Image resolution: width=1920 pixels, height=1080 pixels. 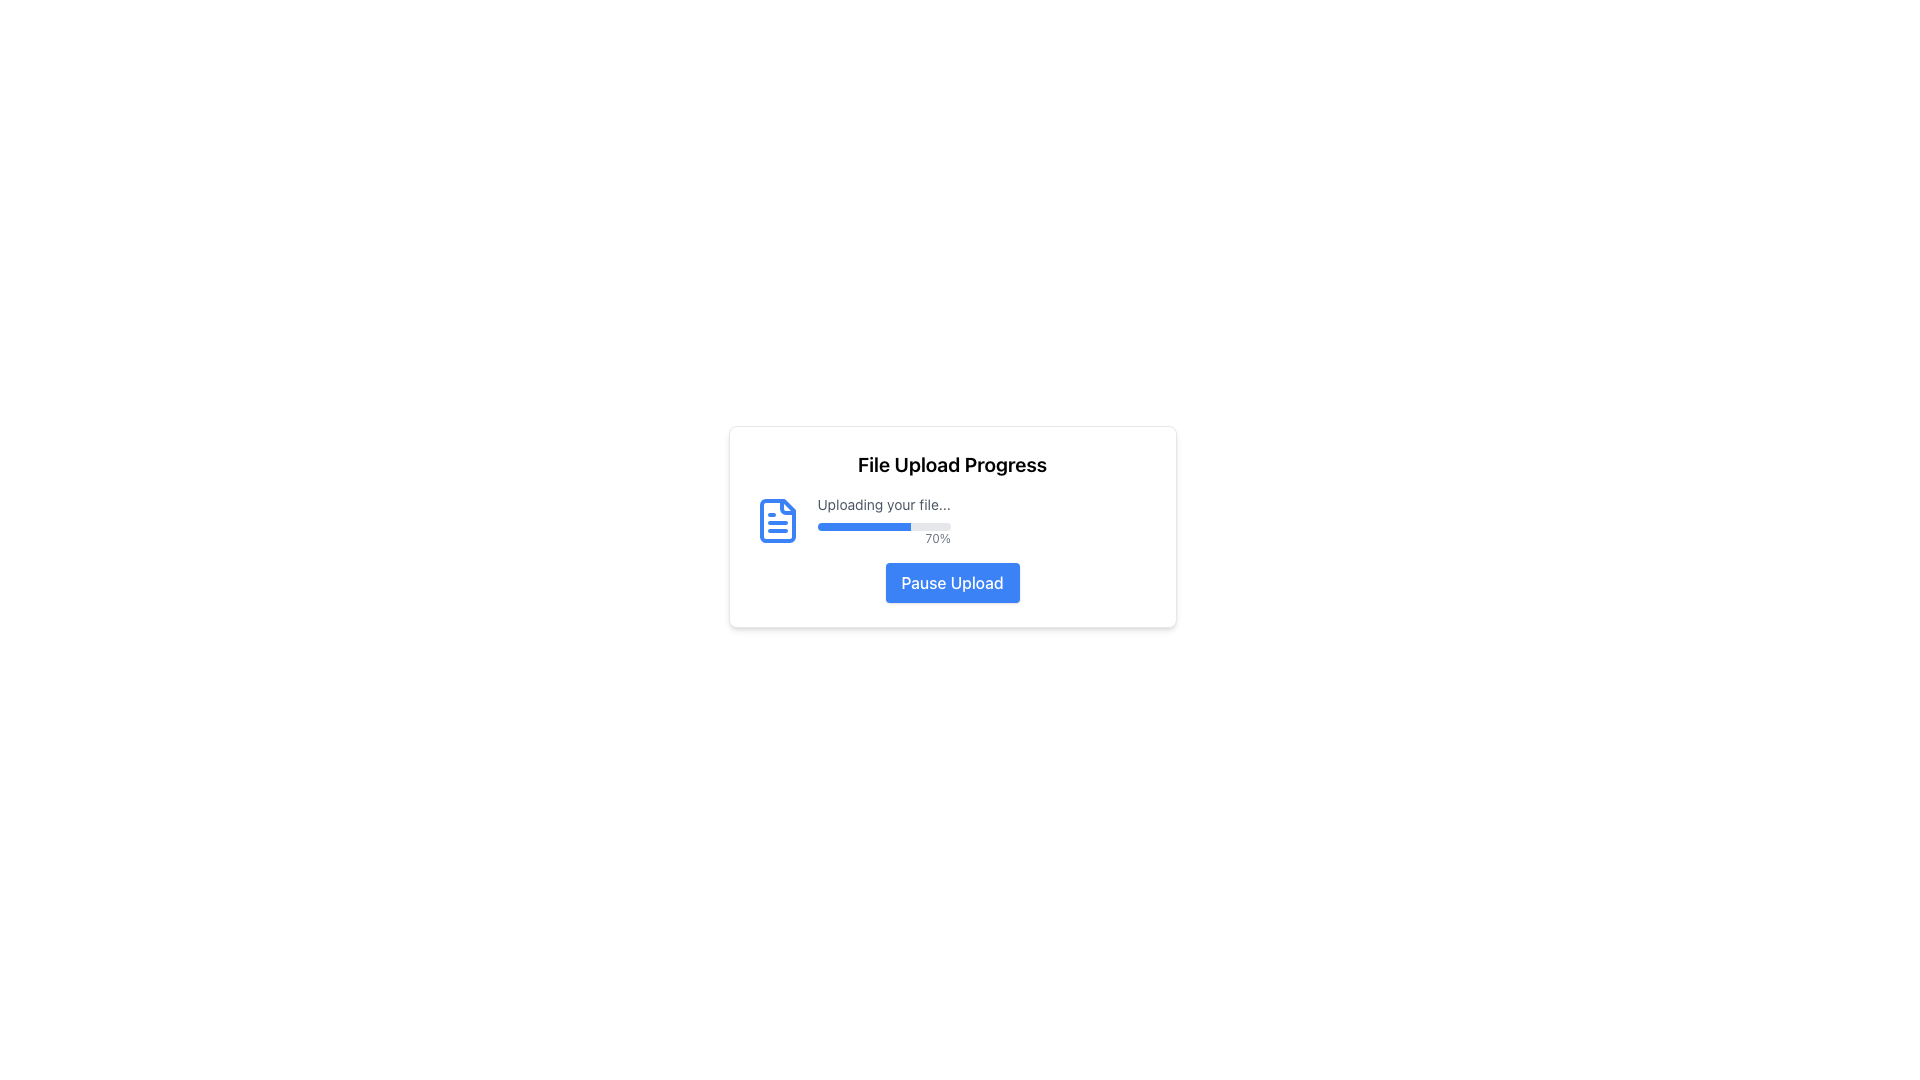 I want to click on status message displayed as 'Uploading your file...' in gray color located at the top of the progress update area in the 'File Upload Progress' modal, so click(x=883, y=504).